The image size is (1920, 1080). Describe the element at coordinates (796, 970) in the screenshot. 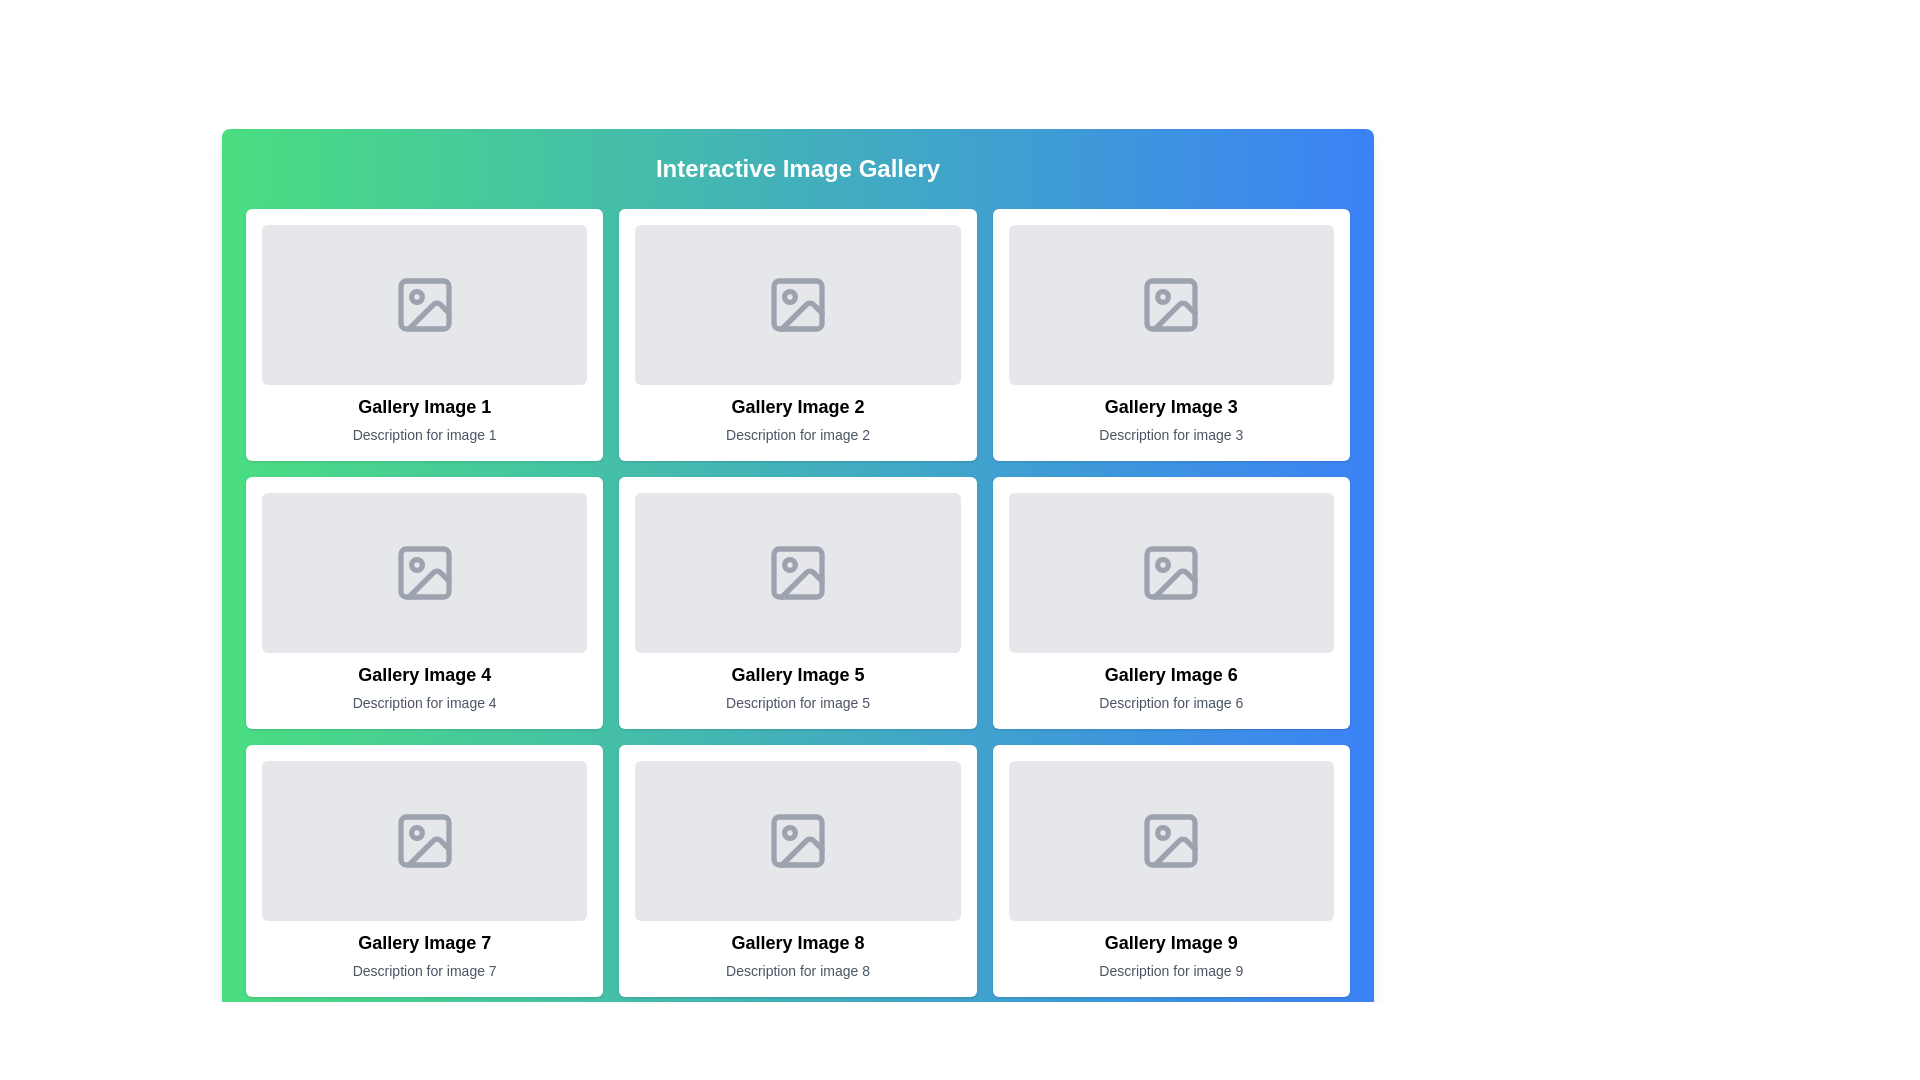

I see `the text label reading 'Description for image 8', which is styled in gray and positioned beneath 'Gallery Image 8' in the third row and second column of the grid layout` at that location.